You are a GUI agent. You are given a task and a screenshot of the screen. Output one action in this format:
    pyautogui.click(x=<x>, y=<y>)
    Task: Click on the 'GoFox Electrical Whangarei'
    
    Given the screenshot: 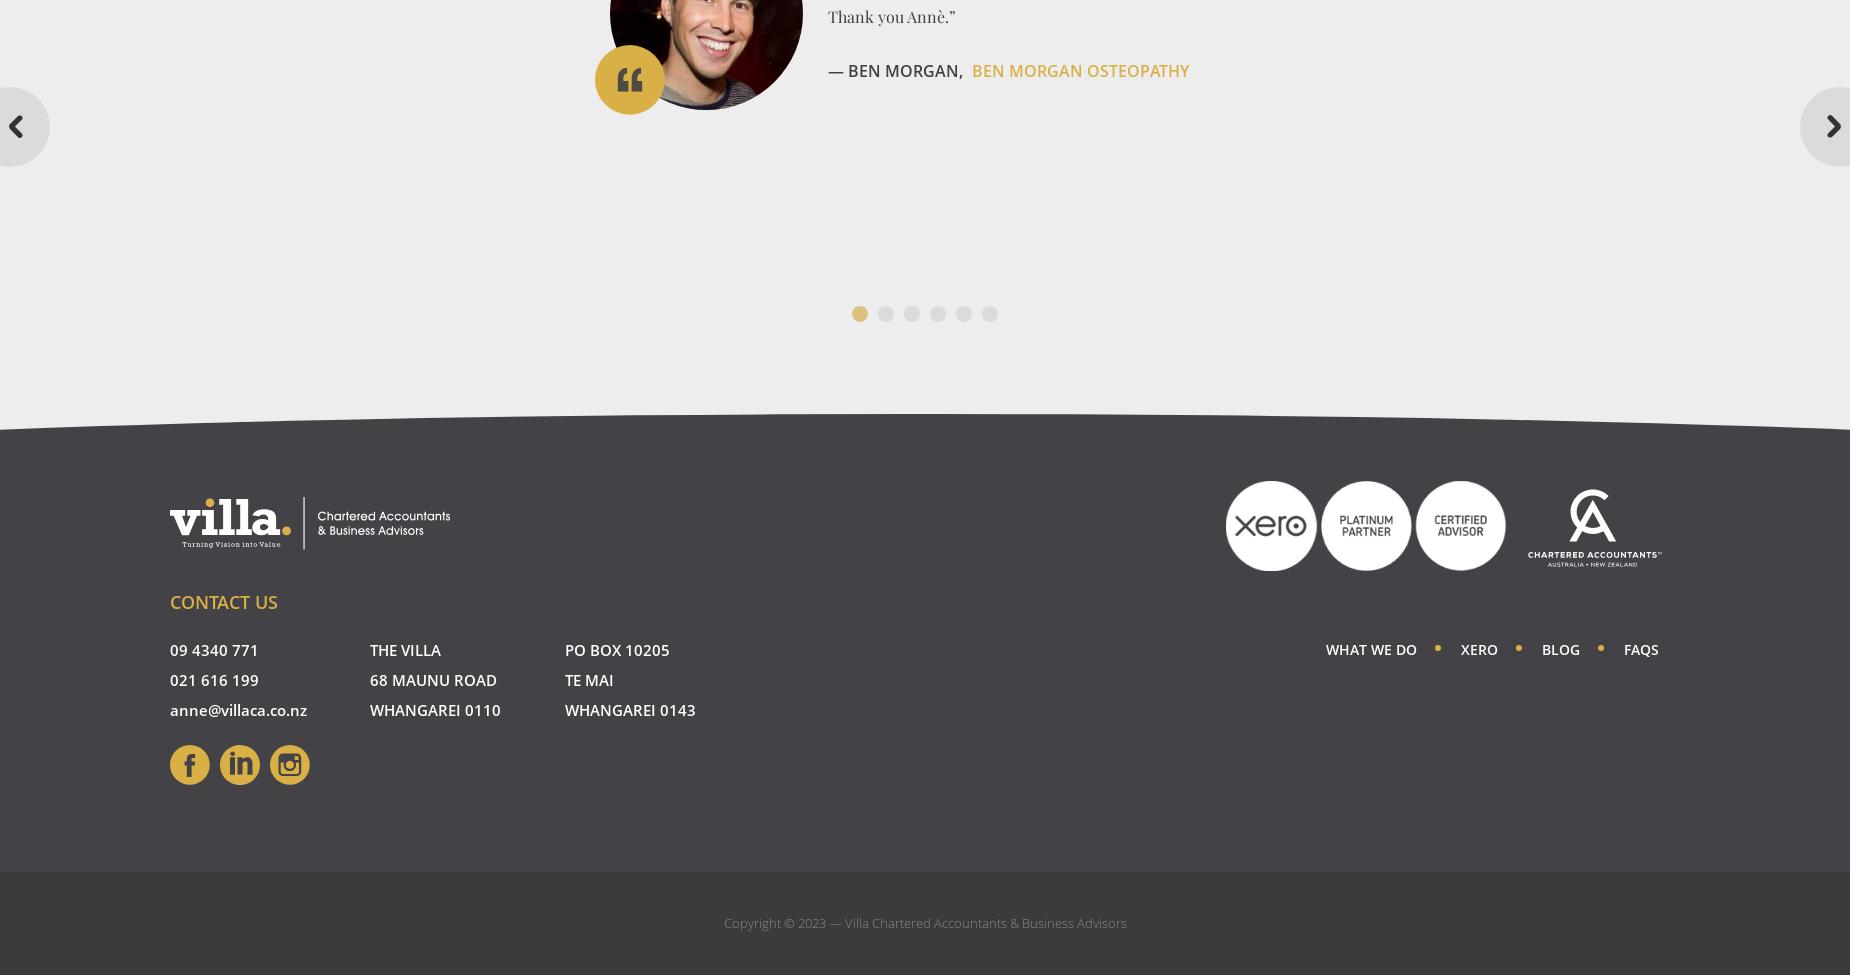 What is the action you would take?
    pyautogui.click(x=958, y=185)
    